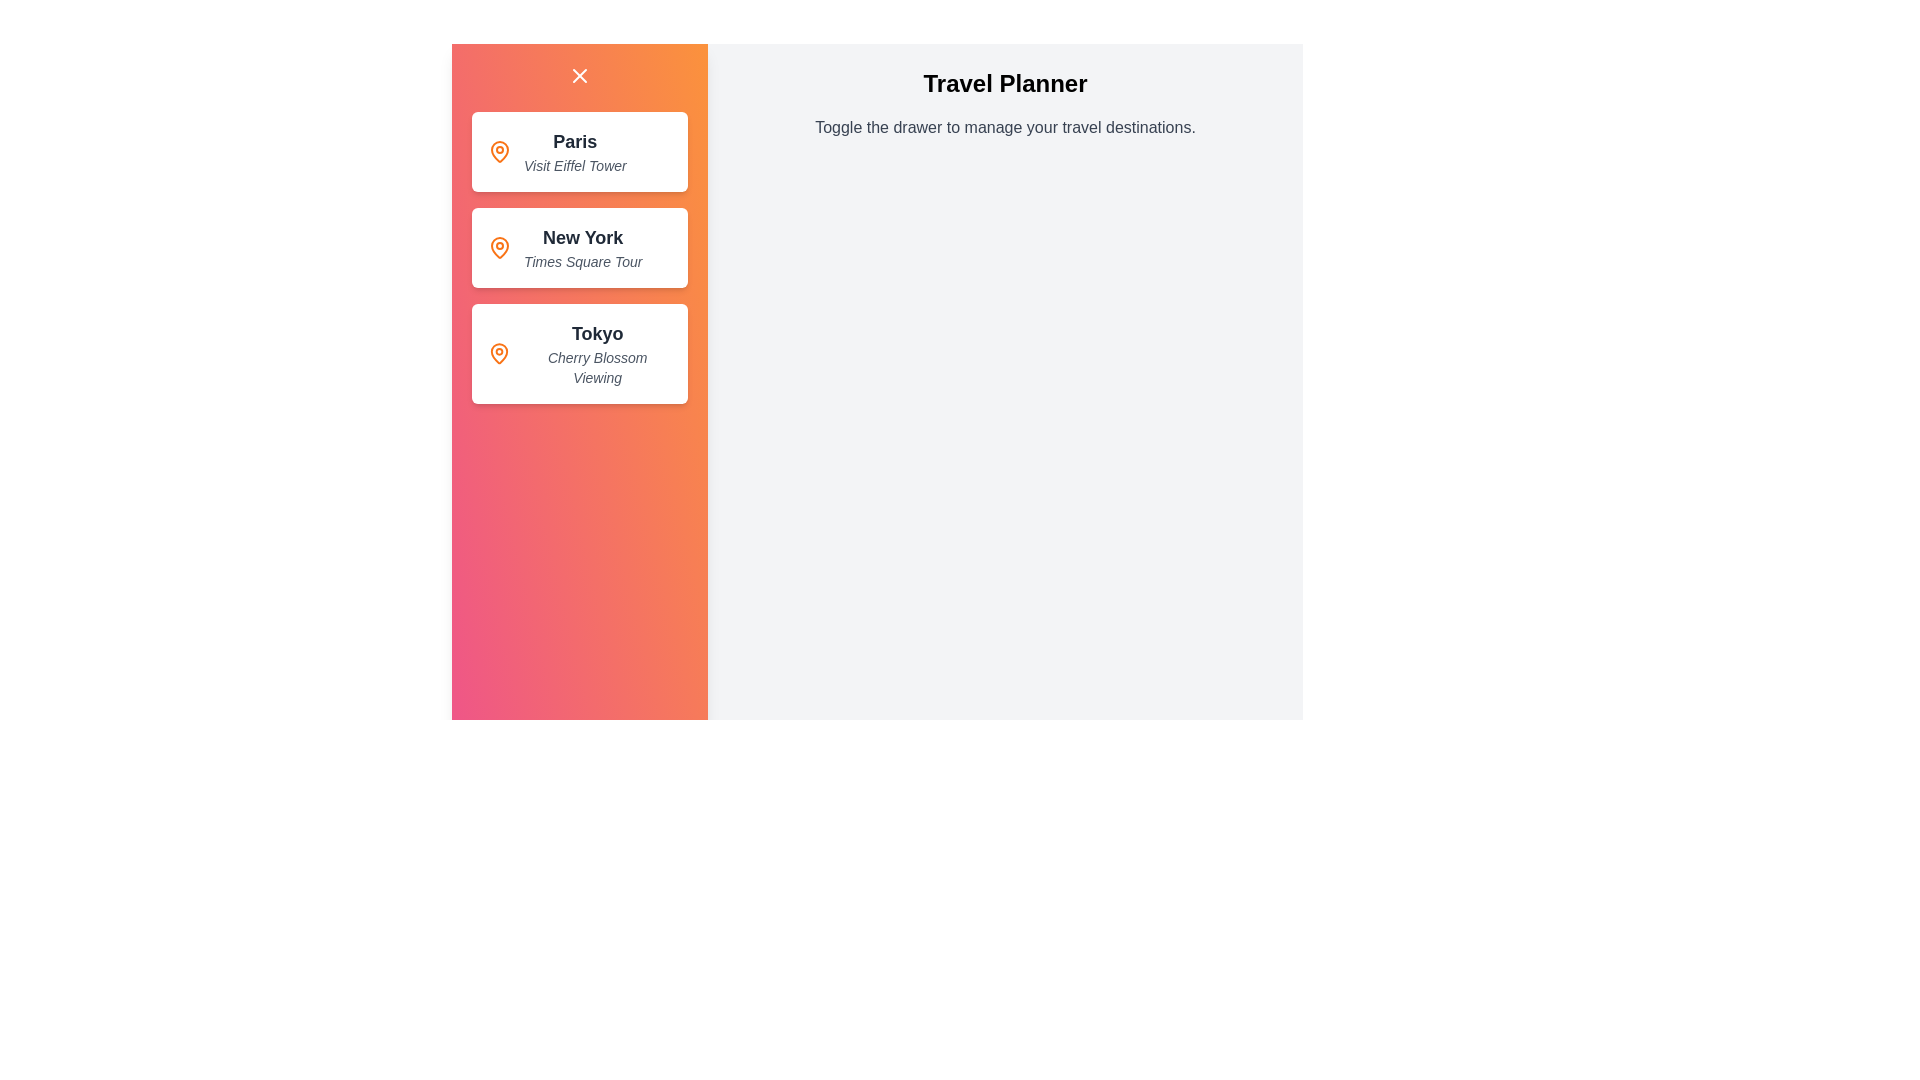 The image size is (1920, 1080). Describe the element at coordinates (523, 164) in the screenshot. I see `the text 'Visit Eiffel Tower' under the 'Paris' destination` at that location.